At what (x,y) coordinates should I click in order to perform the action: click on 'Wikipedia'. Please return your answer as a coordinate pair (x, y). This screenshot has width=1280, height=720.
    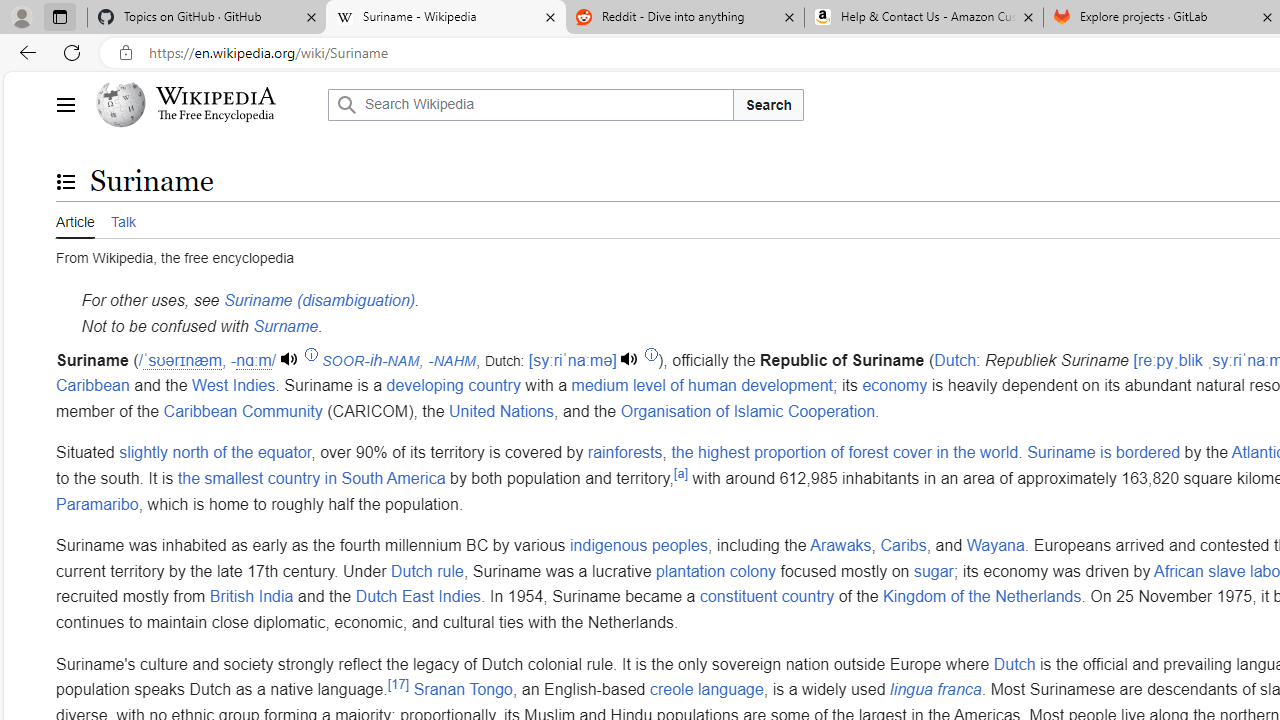
    Looking at the image, I should click on (216, 96).